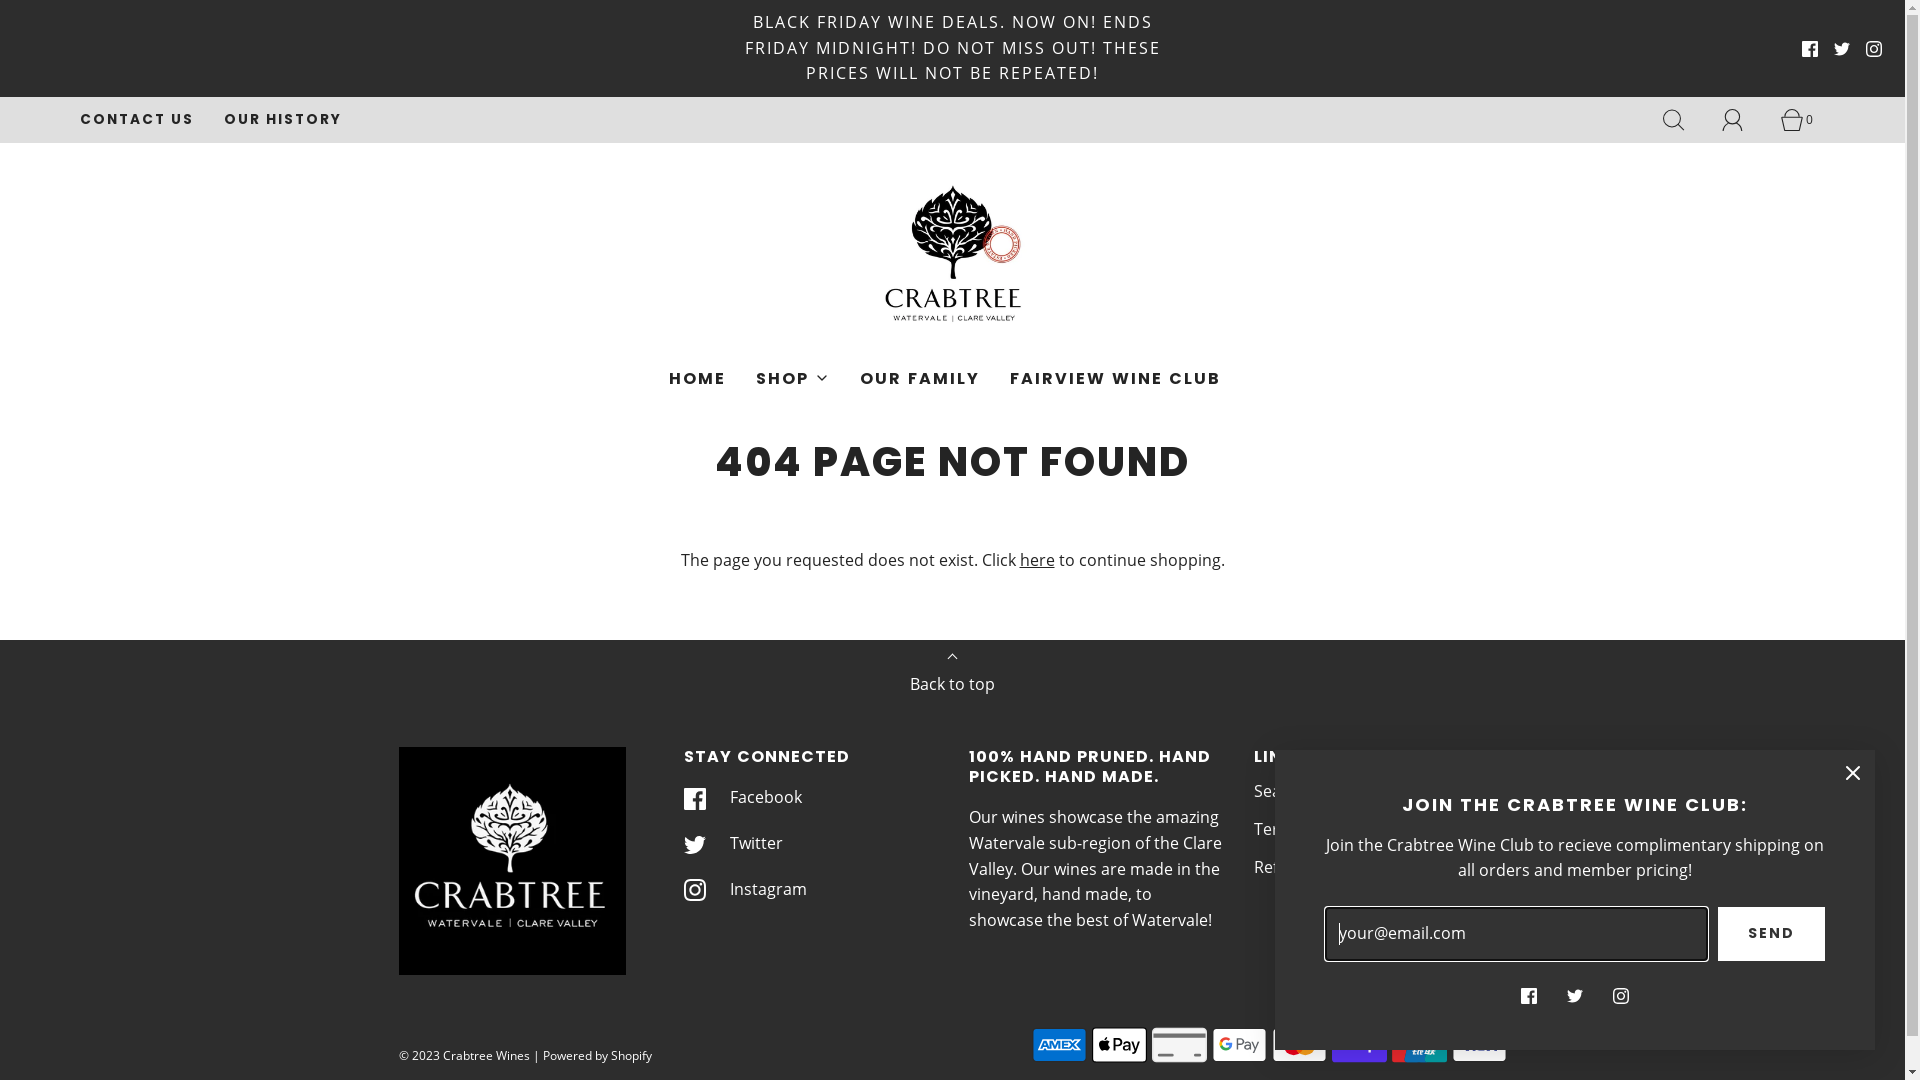 Image resolution: width=1920 pixels, height=1080 pixels. What do you see at coordinates (282, 119) in the screenshot?
I see `'OUR HISTORY'` at bounding box center [282, 119].